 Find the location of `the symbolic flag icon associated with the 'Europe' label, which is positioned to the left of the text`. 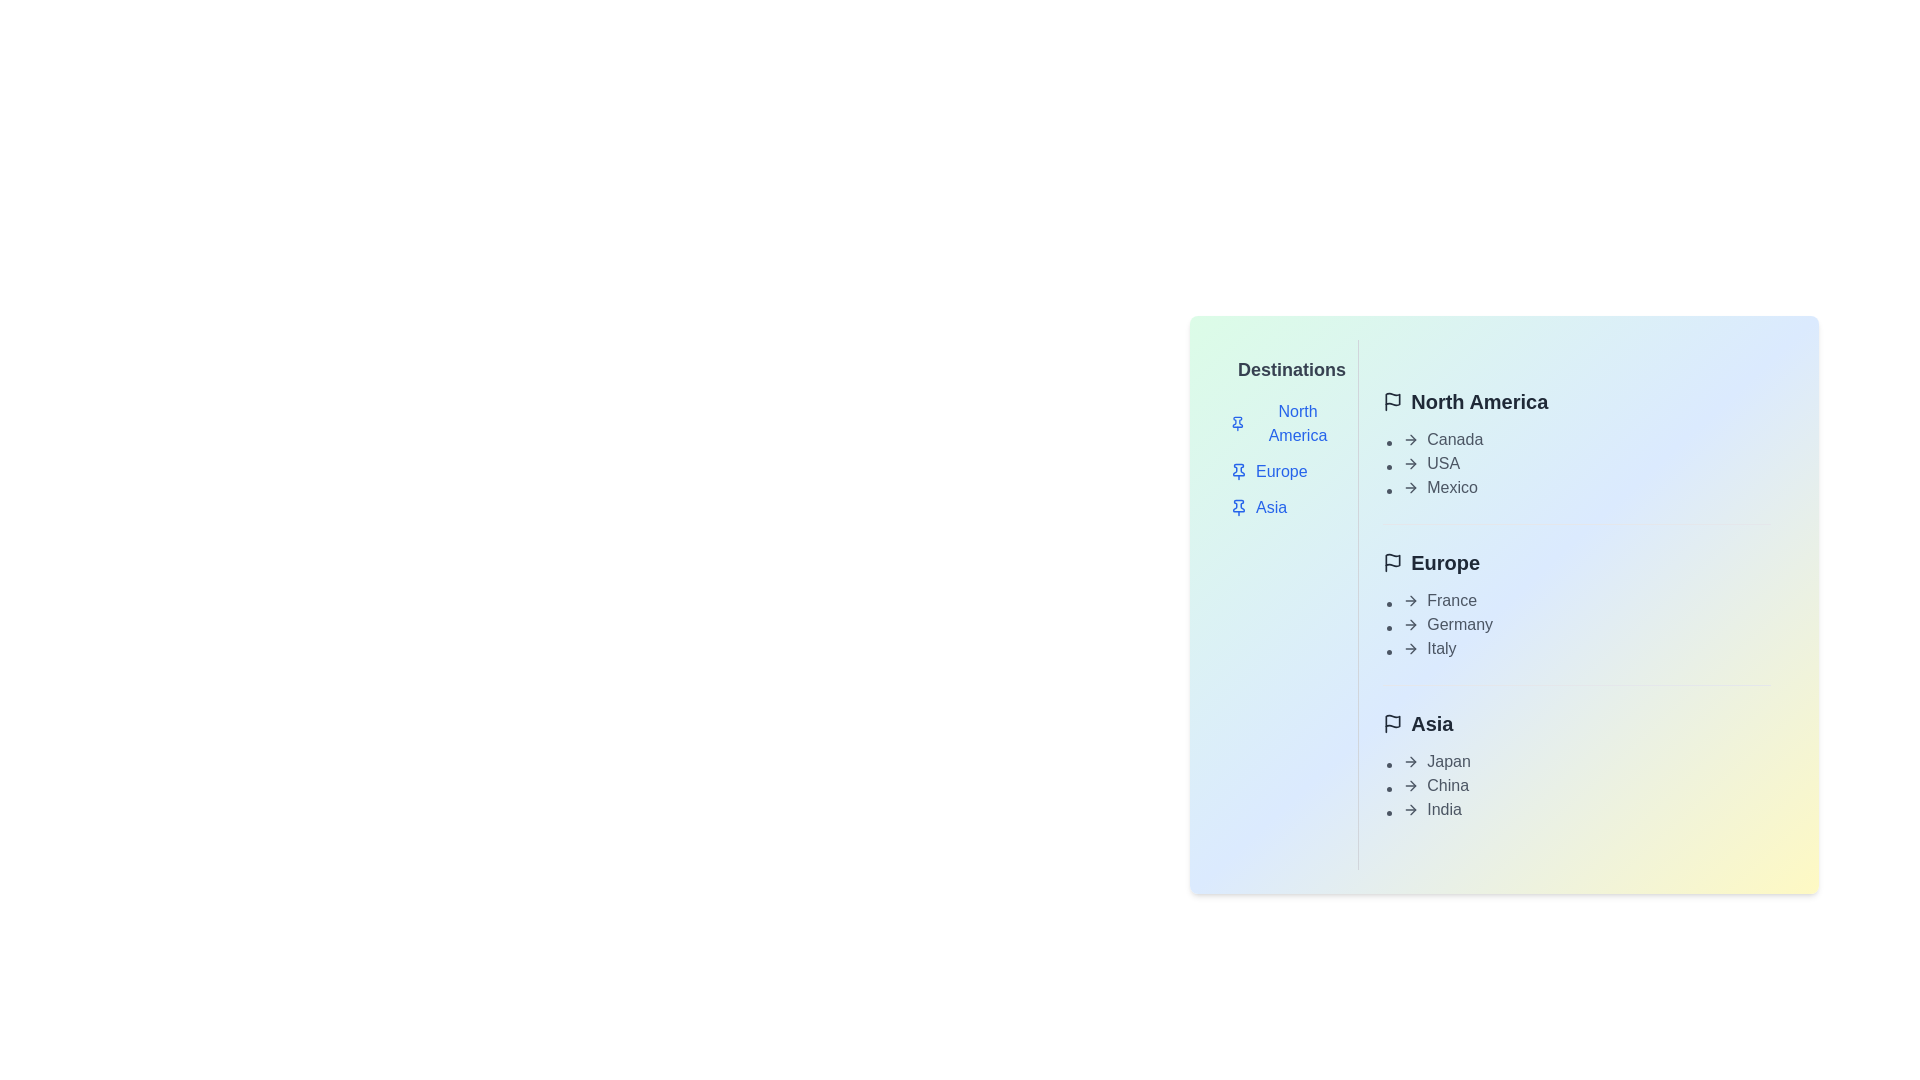

the symbolic flag icon associated with the 'Europe' label, which is positioned to the left of the text is located at coordinates (1392, 563).